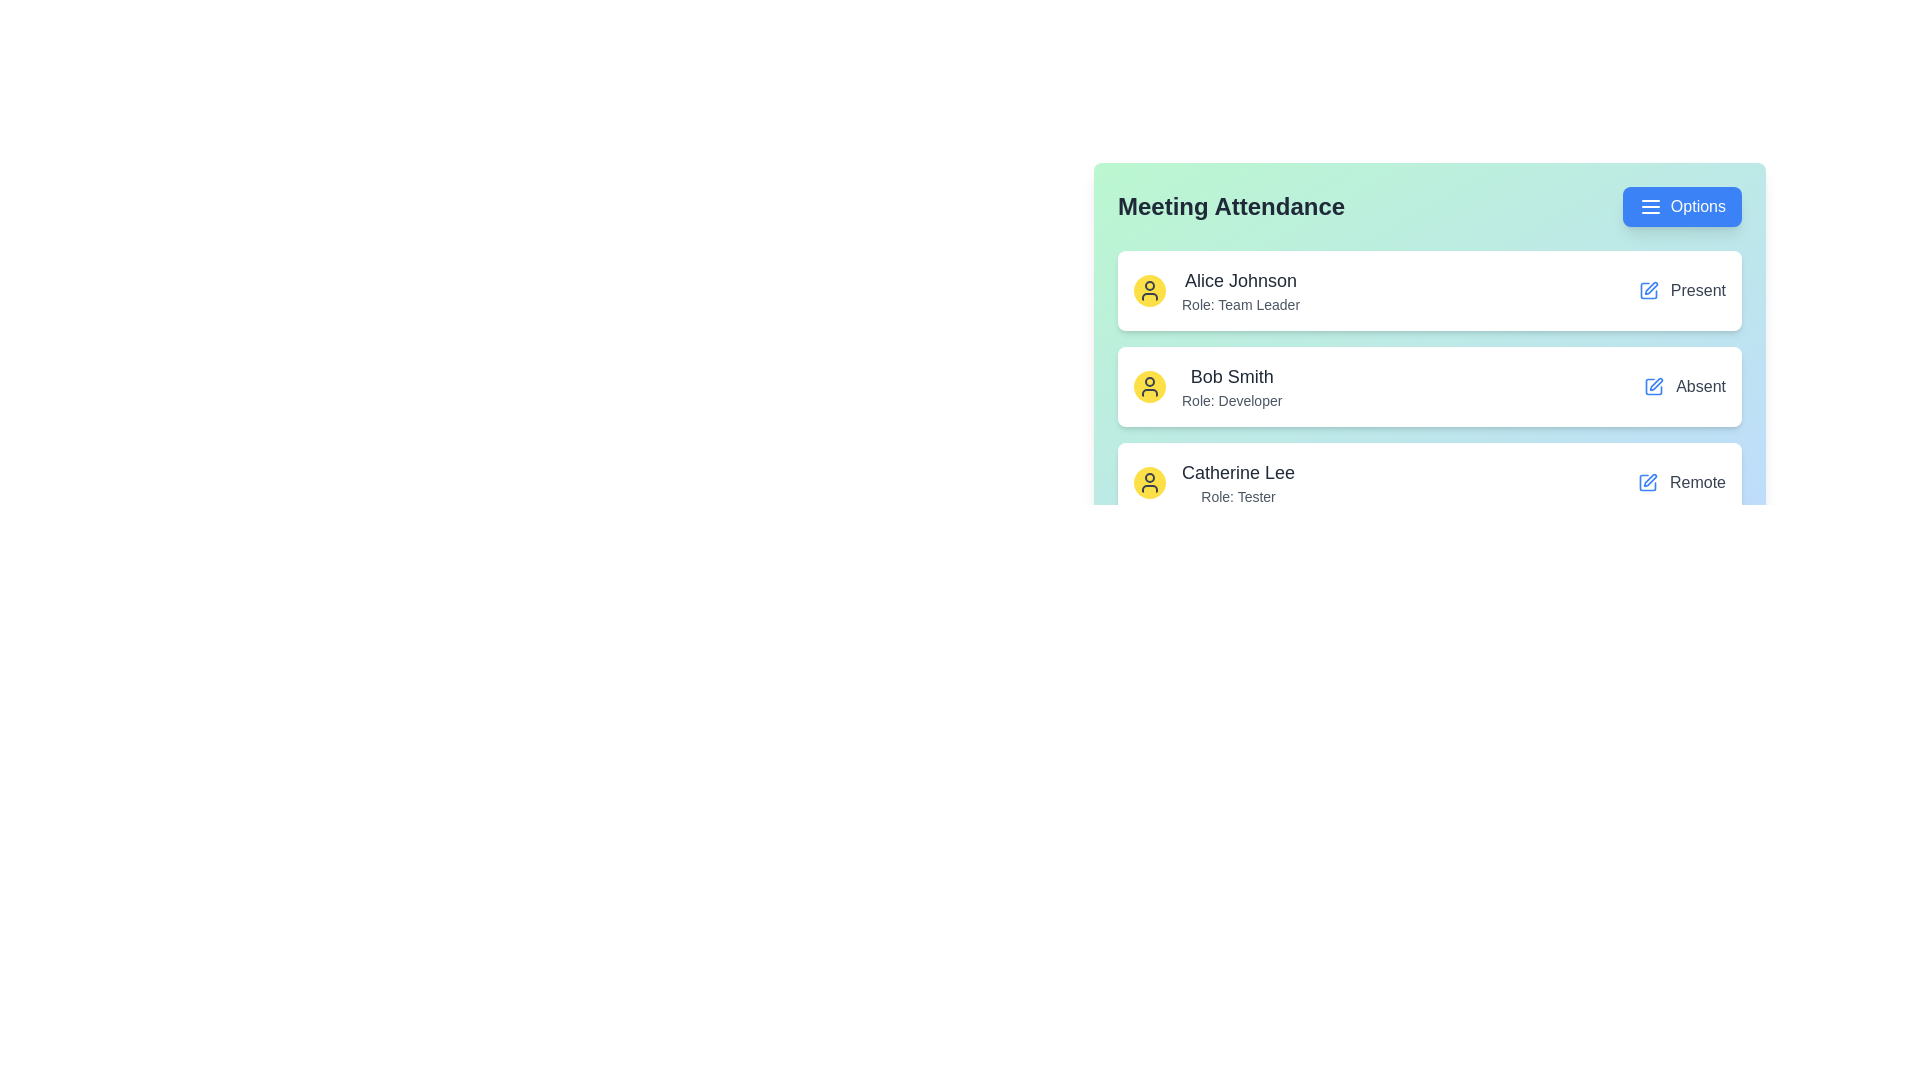 The image size is (1920, 1080). Describe the element at coordinates (1680, 482) in the screenshot. I see `the edit icon adjacent to the 'Remote' status label for 'Catherine Lee: Role: Tester'` at that location.